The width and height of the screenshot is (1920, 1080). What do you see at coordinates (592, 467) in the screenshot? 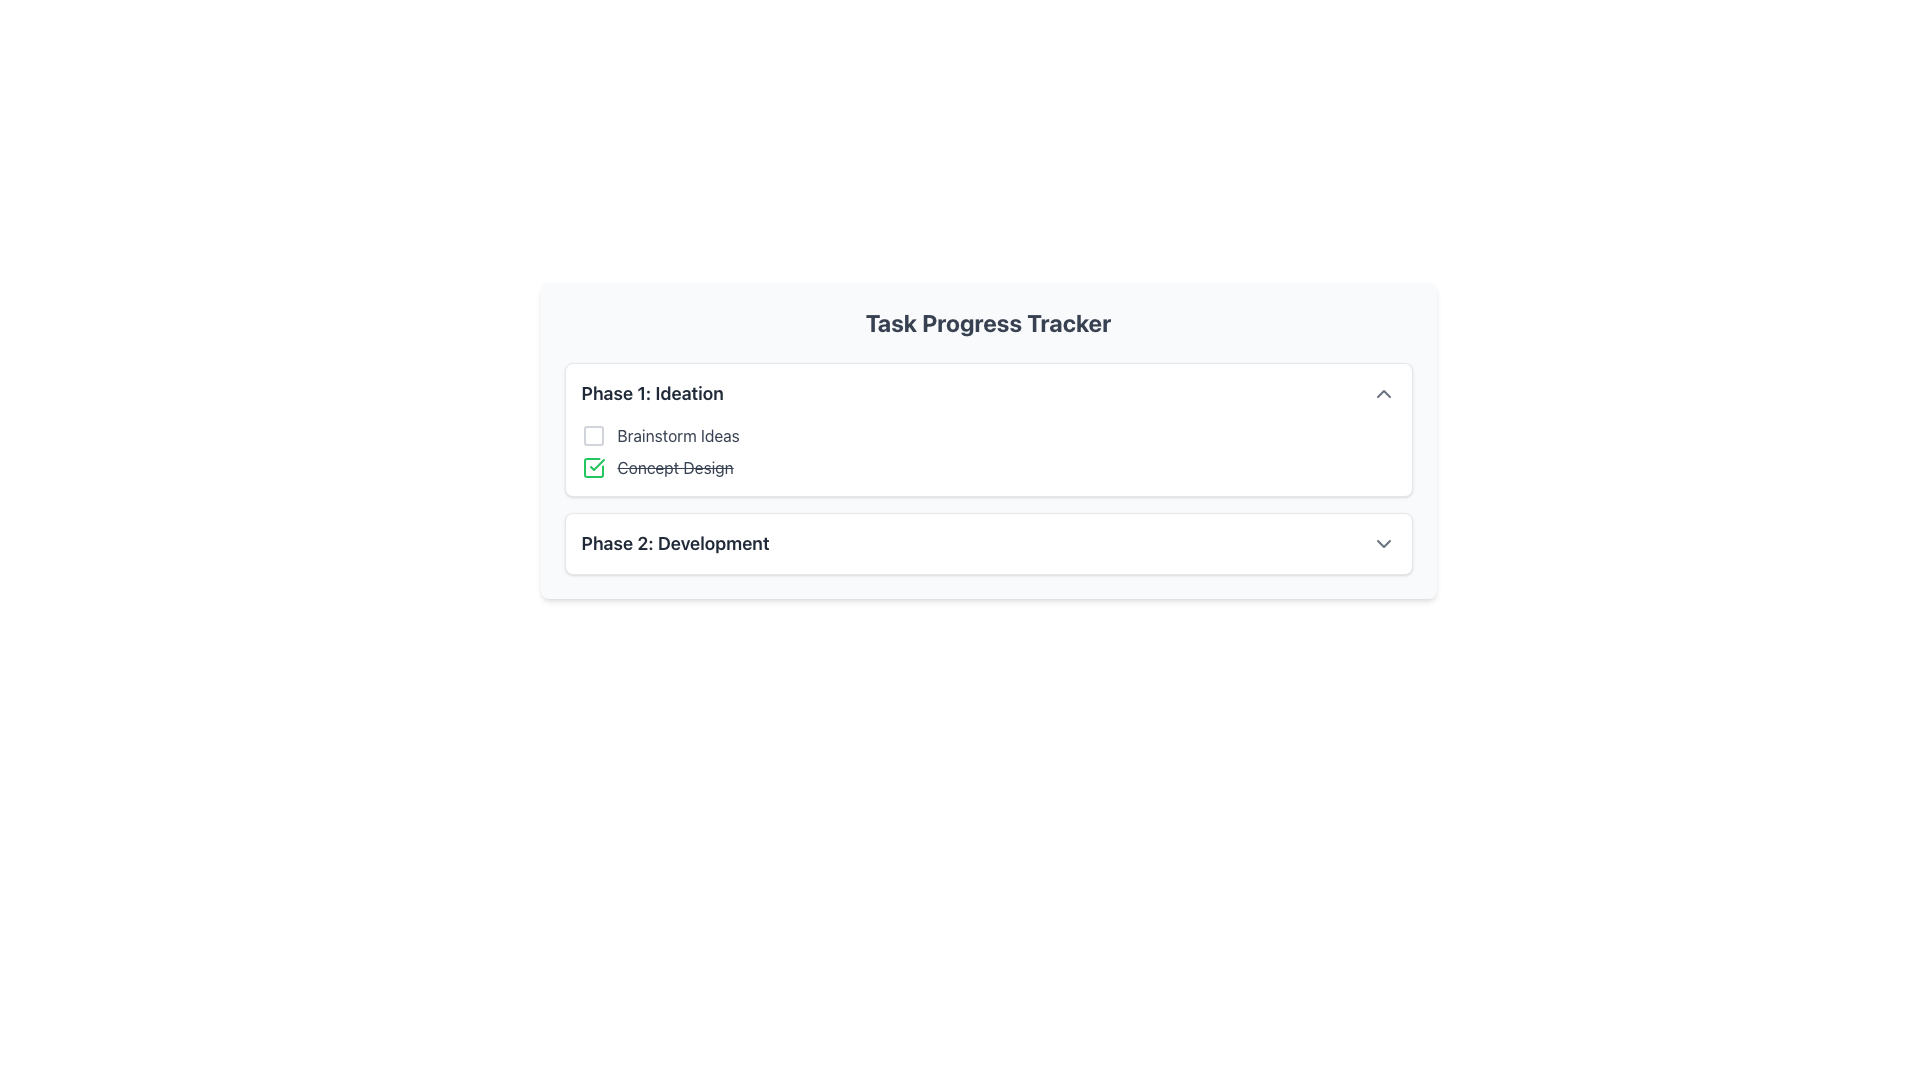
I see `the leftmost icon indicating the selected or completed state of the checklist item 'Concept Design' within the 'Phase 1: Ideation' section` at bounding box center [592, 467].